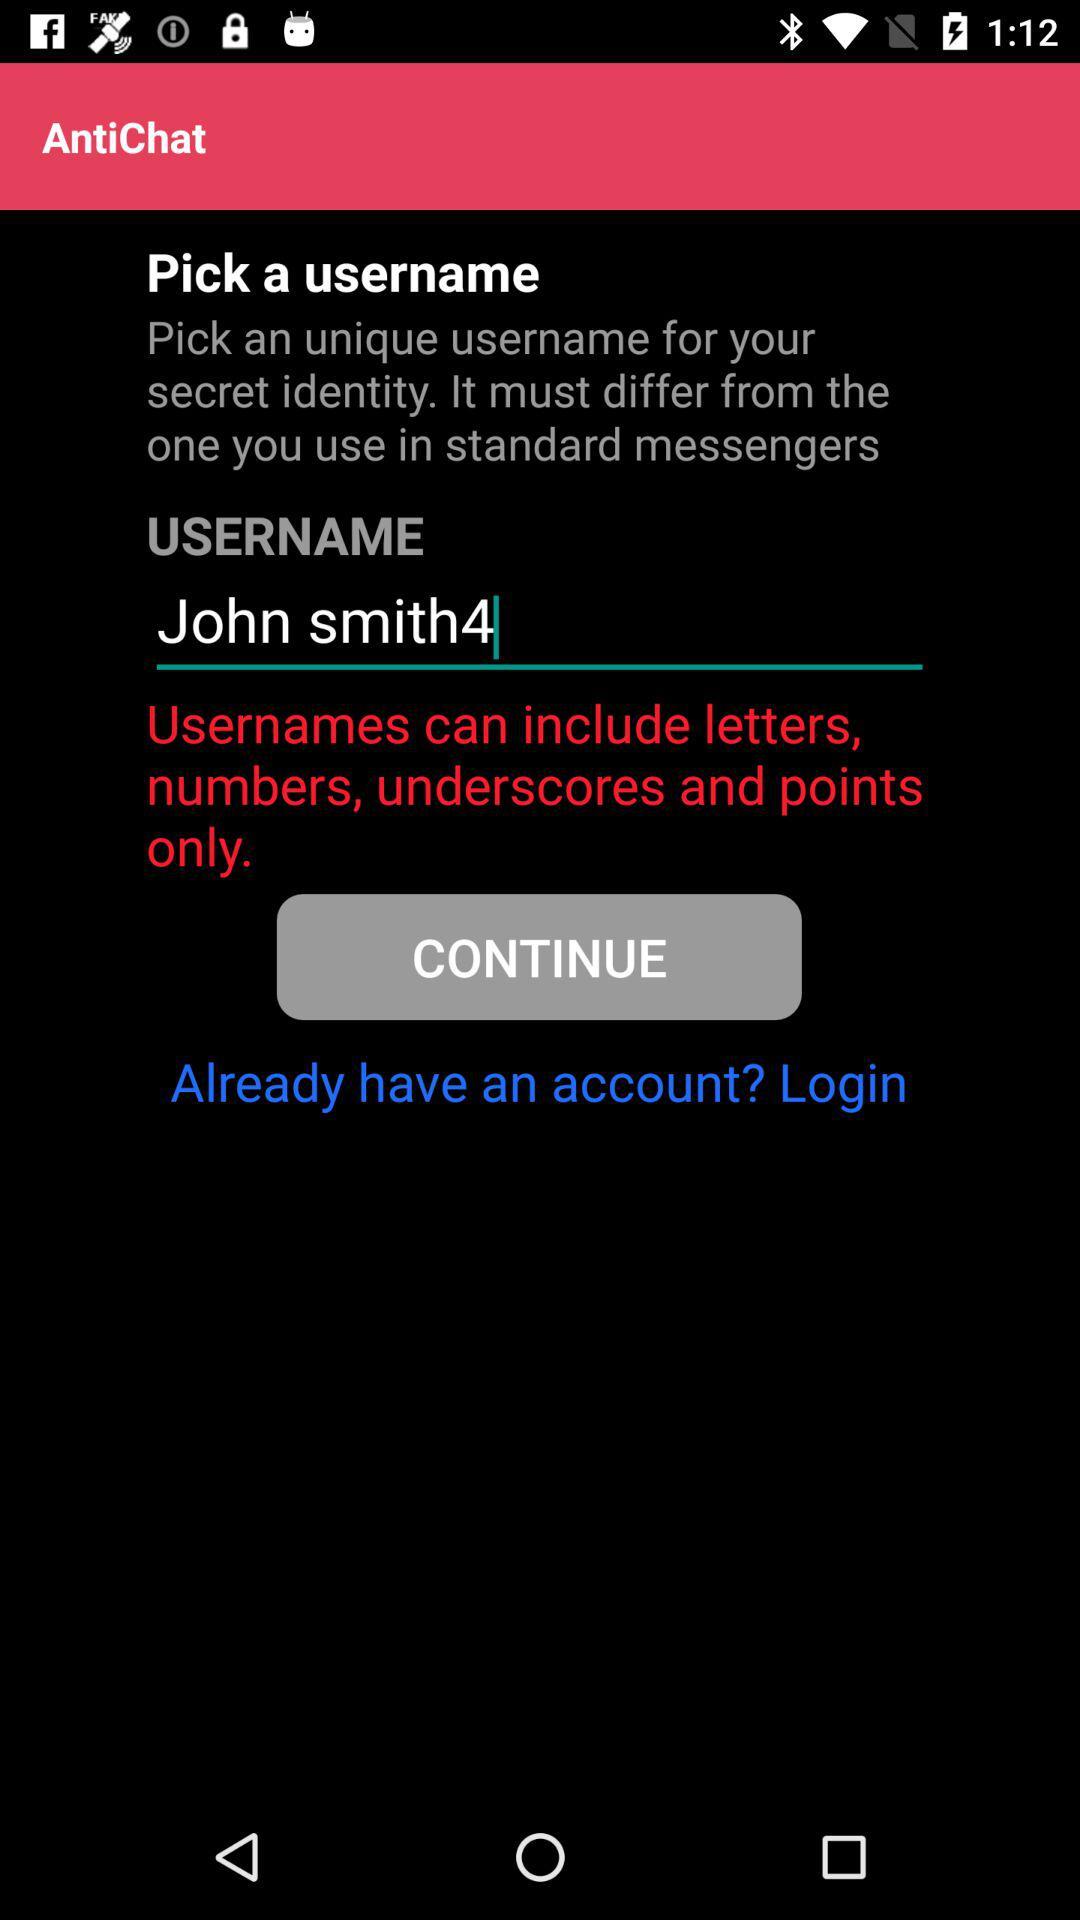  I want to click on the already have an, so click(538, 1080).